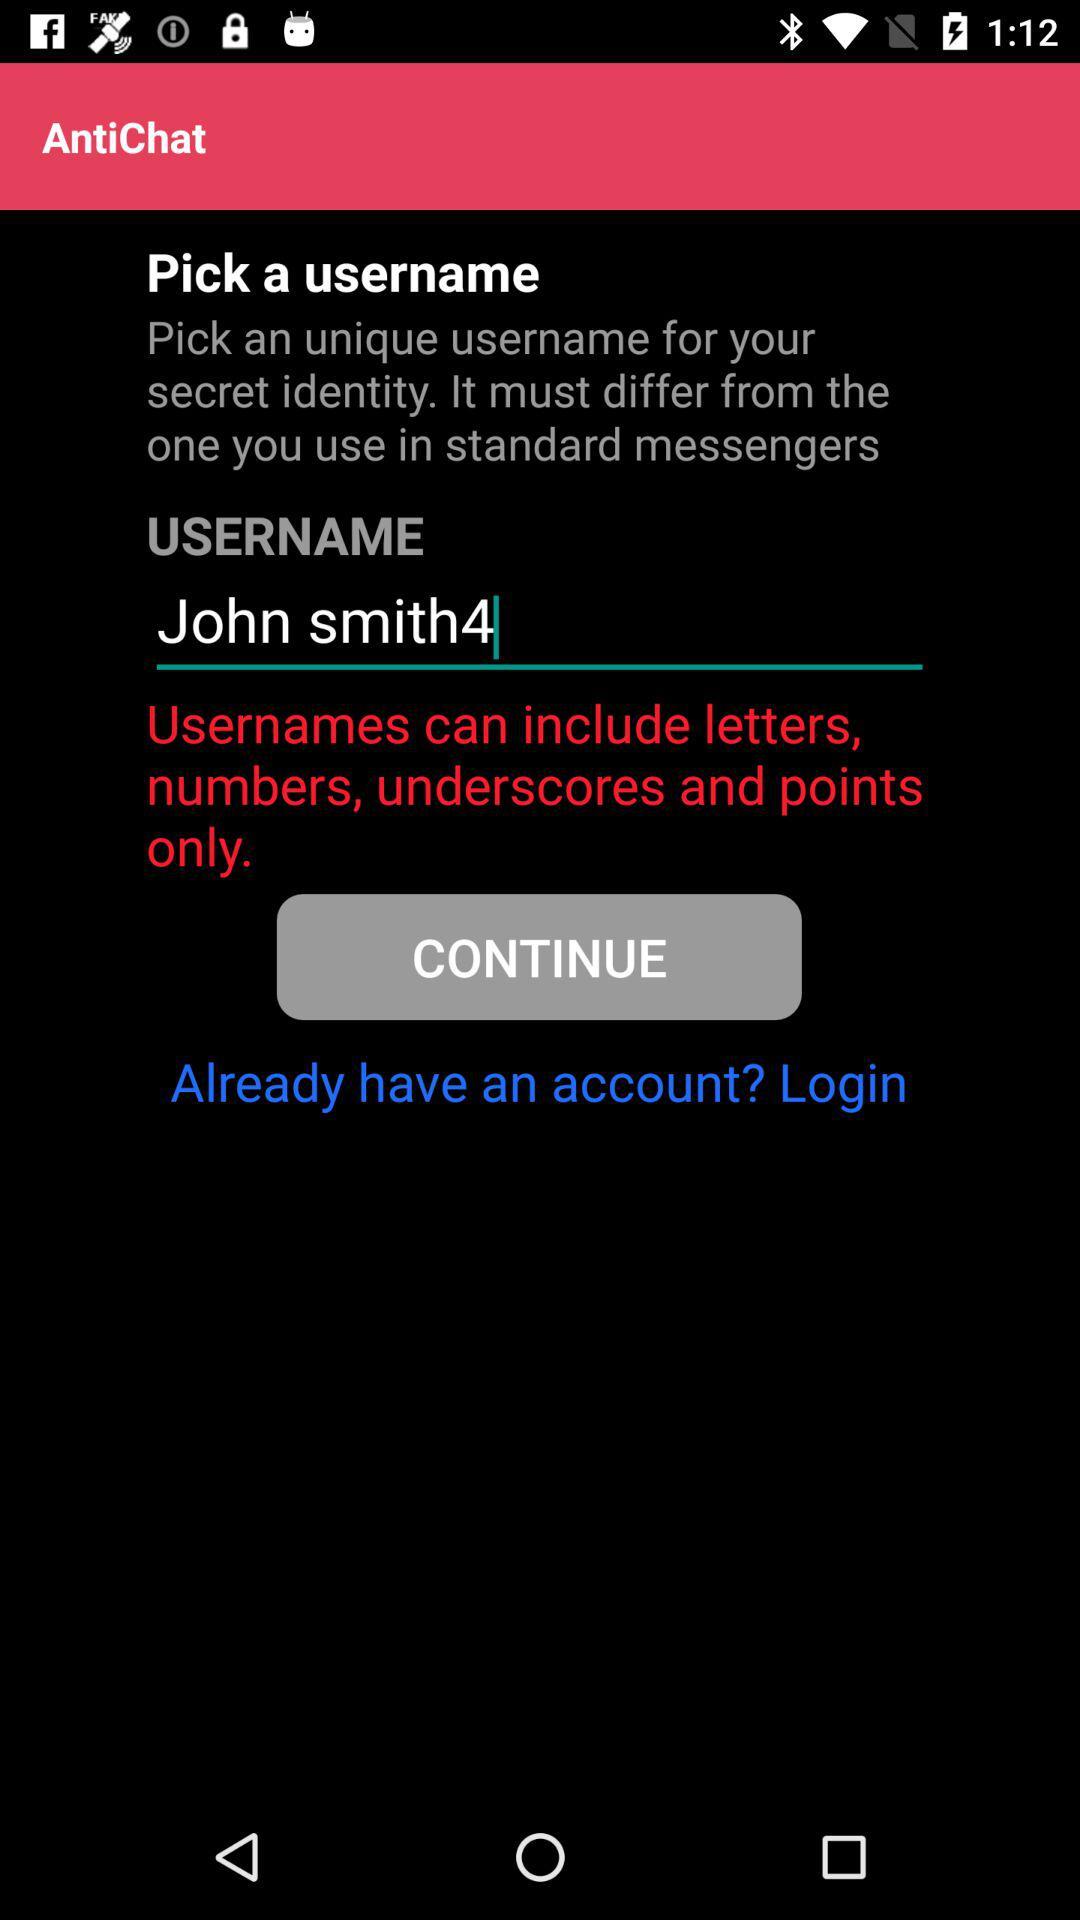  I want to click on the already have an, so click(538, 1080).